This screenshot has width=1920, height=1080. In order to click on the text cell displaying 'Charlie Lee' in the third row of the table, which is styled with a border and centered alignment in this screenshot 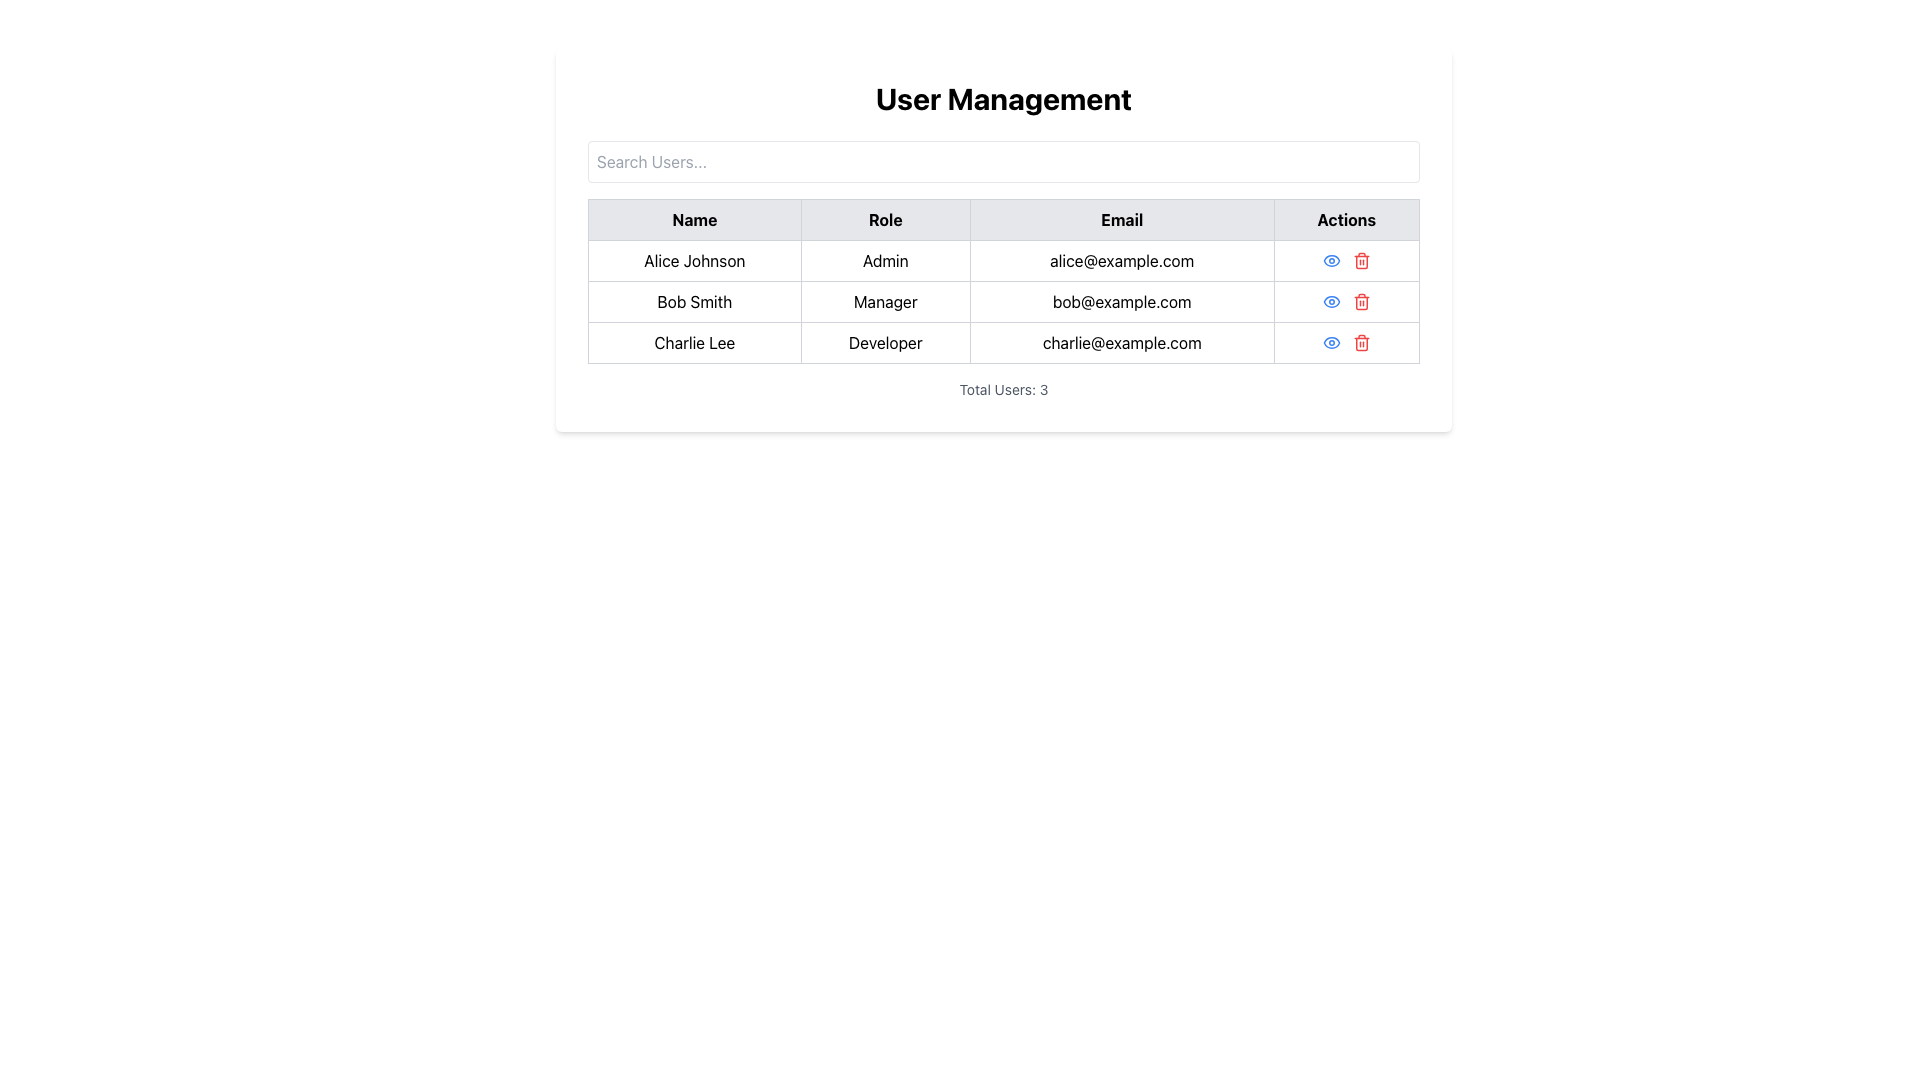, I will do `click(694, 342)`.